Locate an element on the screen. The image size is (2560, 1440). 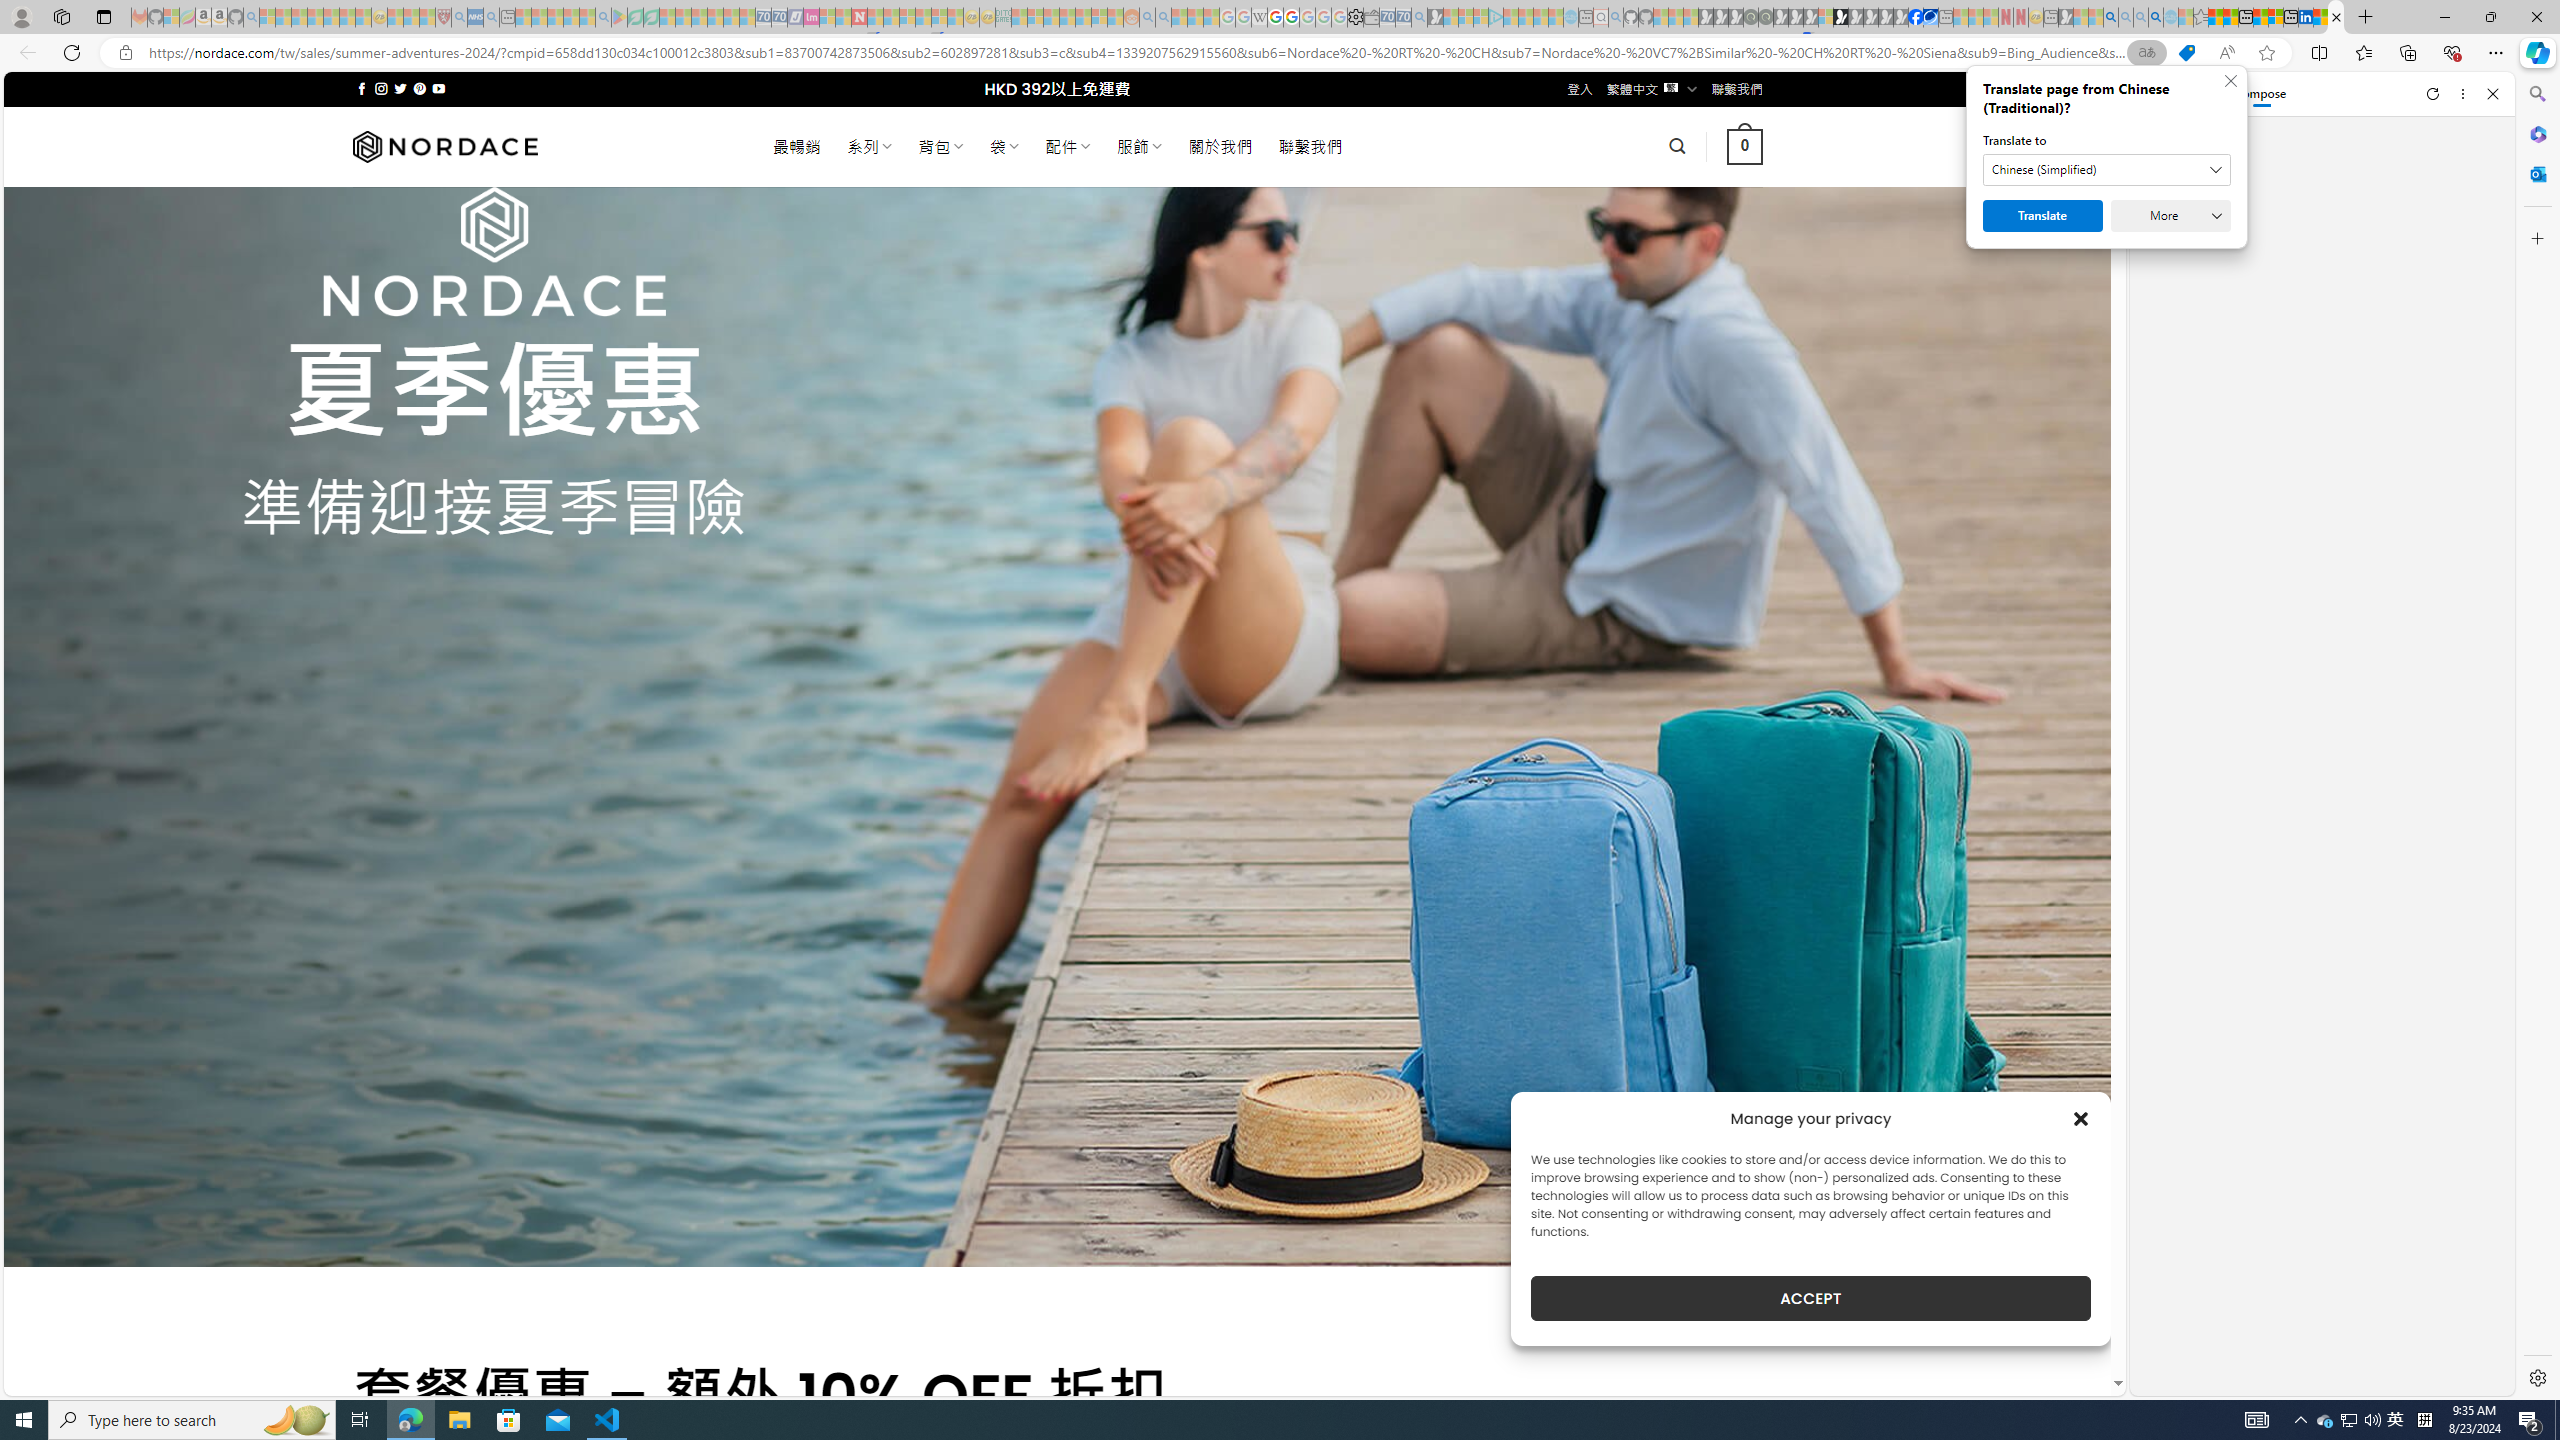
'Follow on YouTube' is located at coordinates (439, 88).